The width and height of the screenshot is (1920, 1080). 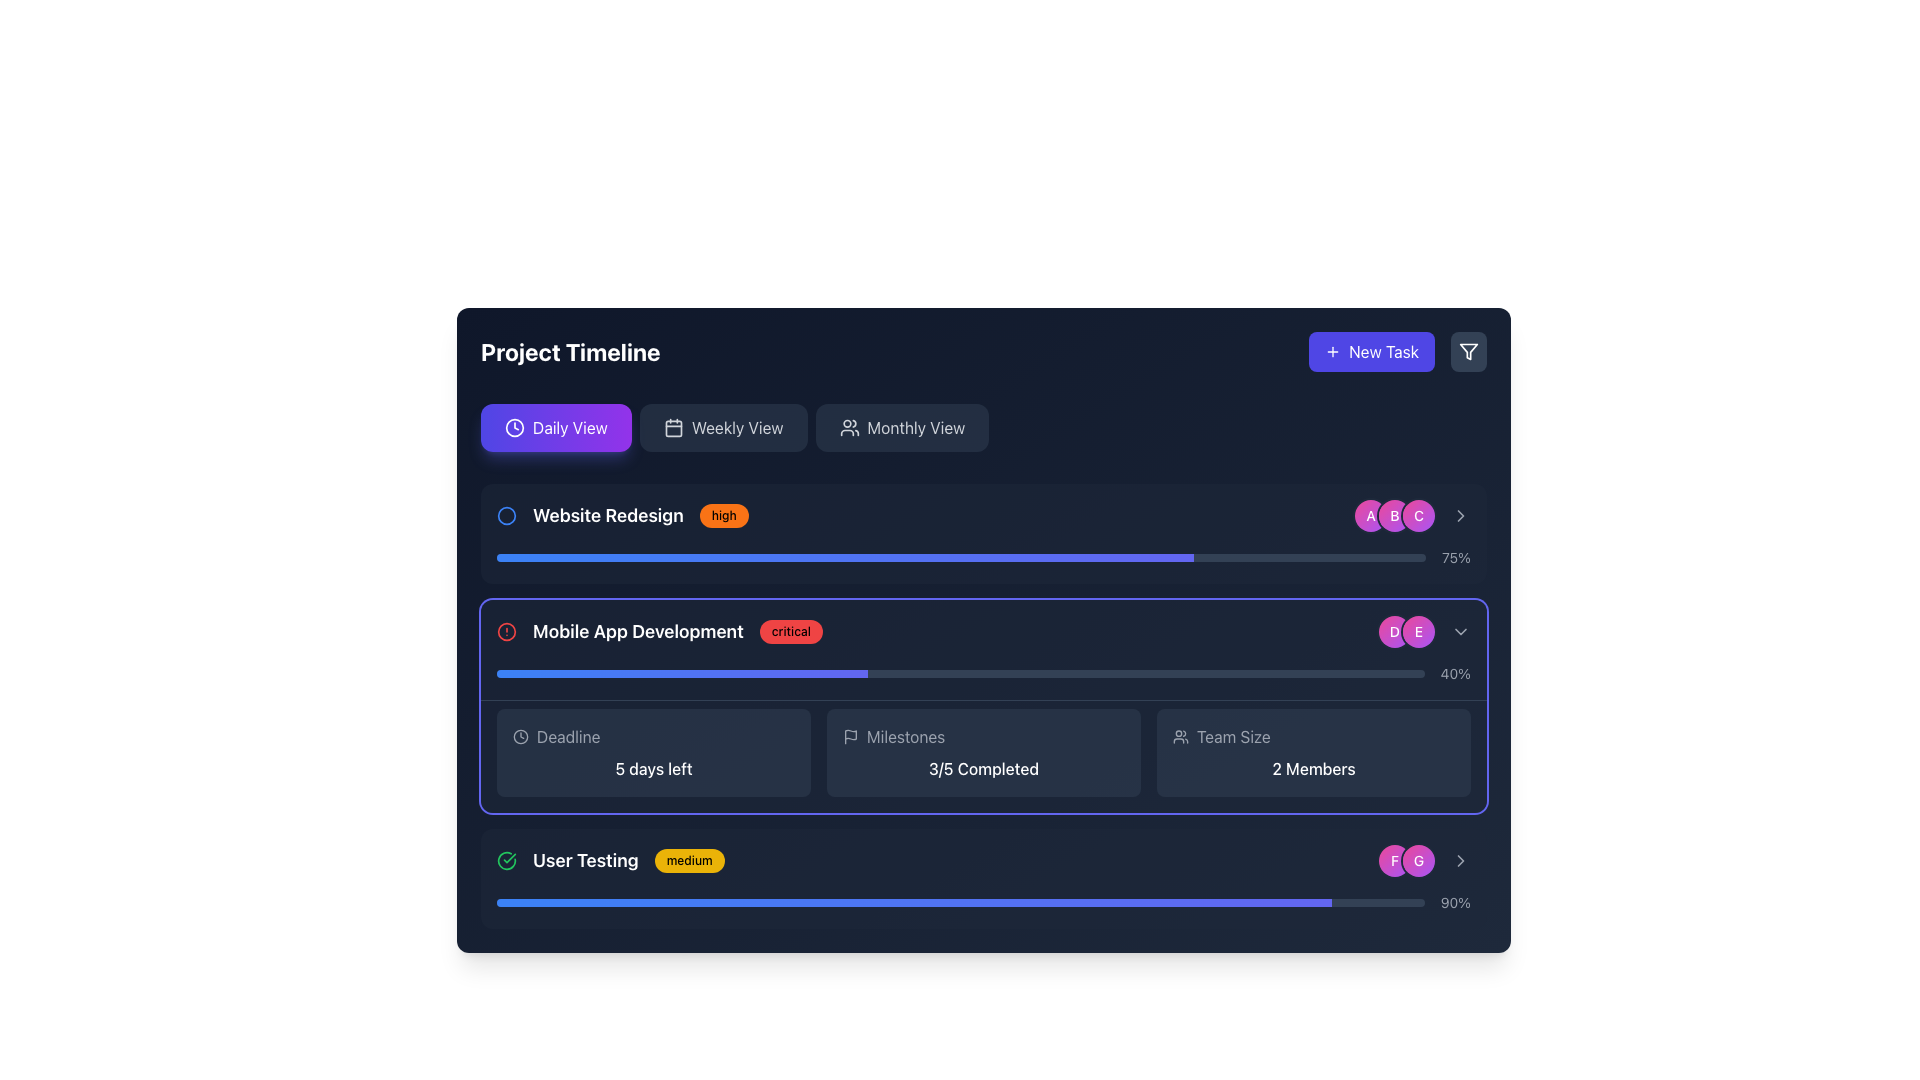 I want to click on the SVG rectangle shape with rounded corners located inside the calendar icon at the top of the interface, so click(x=673, y=427).